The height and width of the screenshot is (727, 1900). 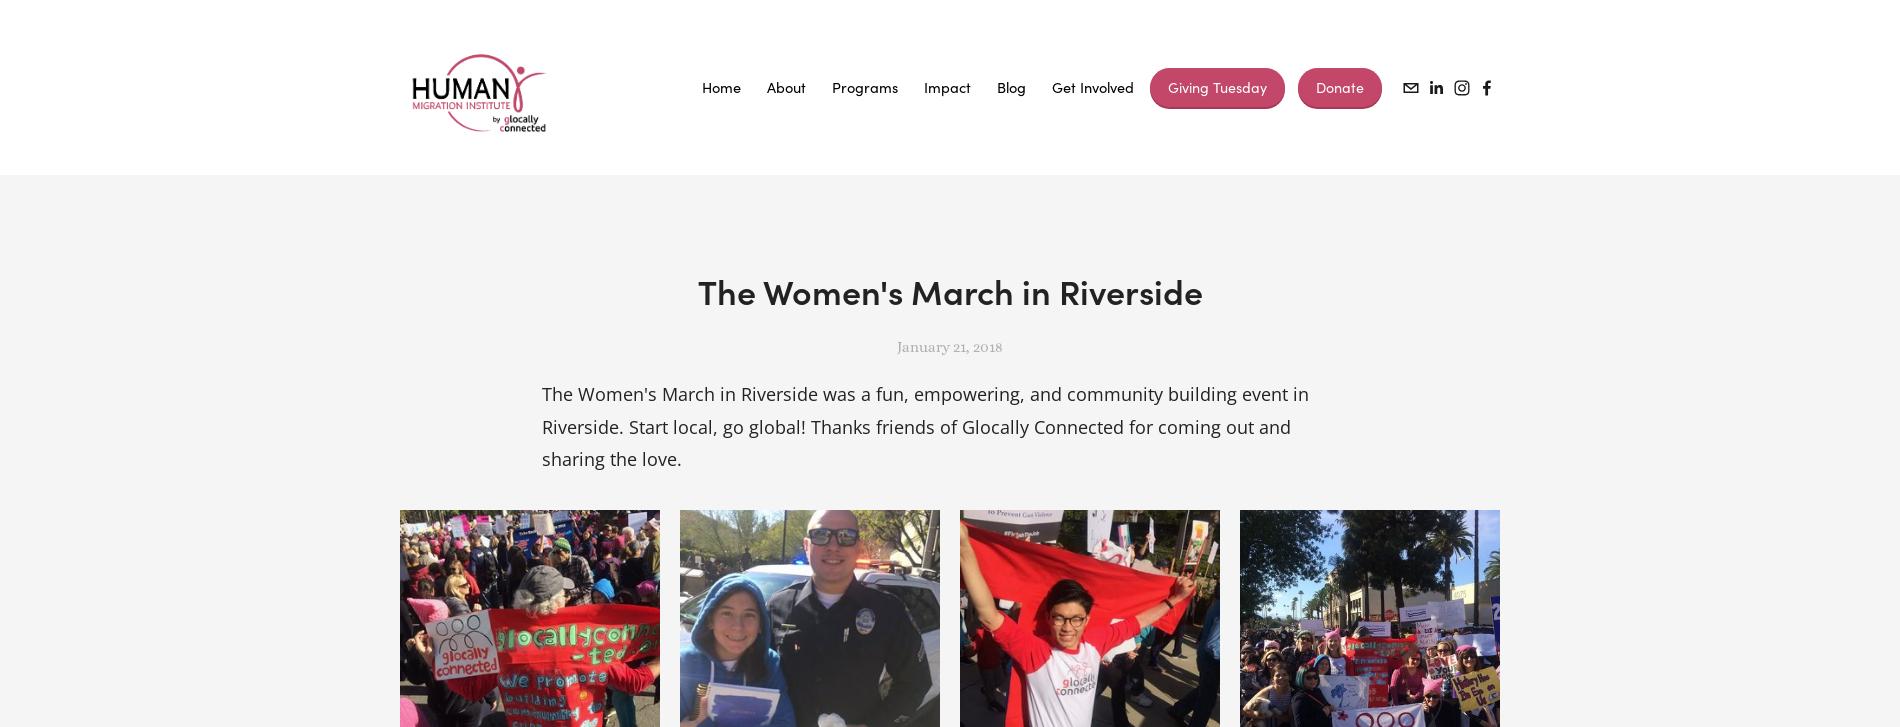 What do you see at coordinates (1339, 87) in the screenshot?
I see `'Donate'` at bounding box center [1339, 87].